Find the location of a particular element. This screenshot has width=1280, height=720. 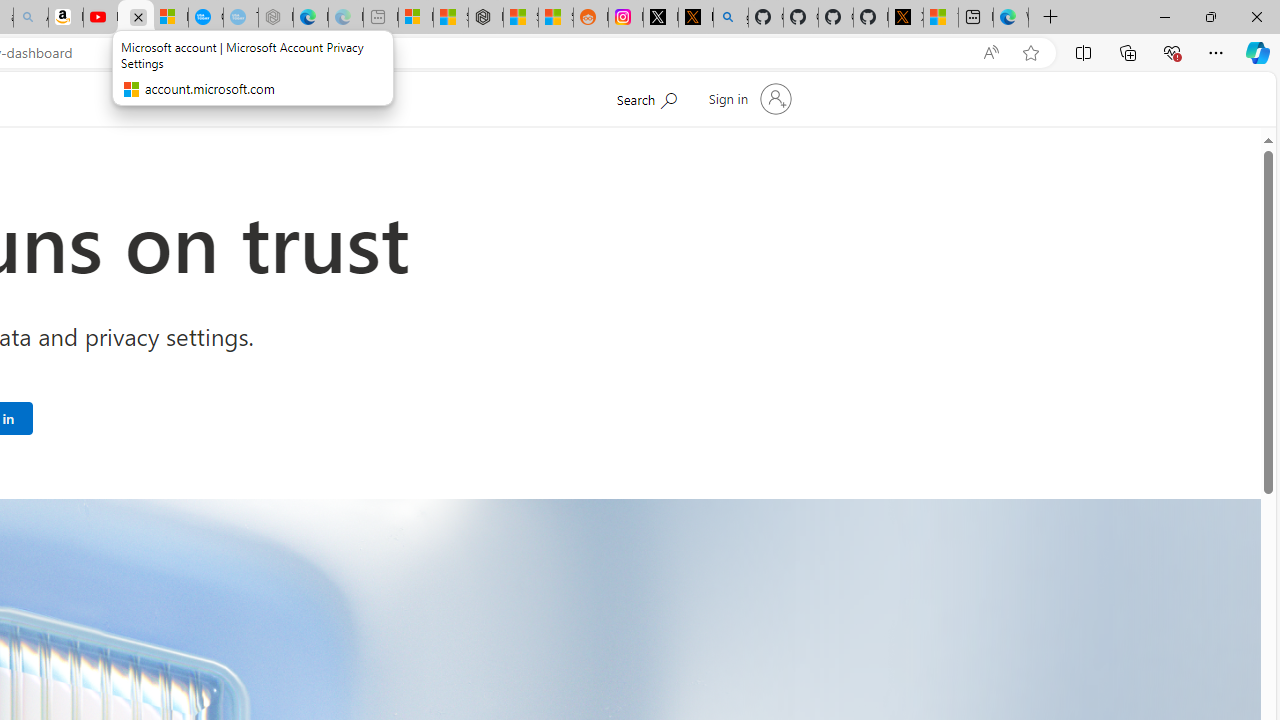

'Opinion: Op-Ed and Commentary - USA TODAY' is located at coordinates (206, 17).